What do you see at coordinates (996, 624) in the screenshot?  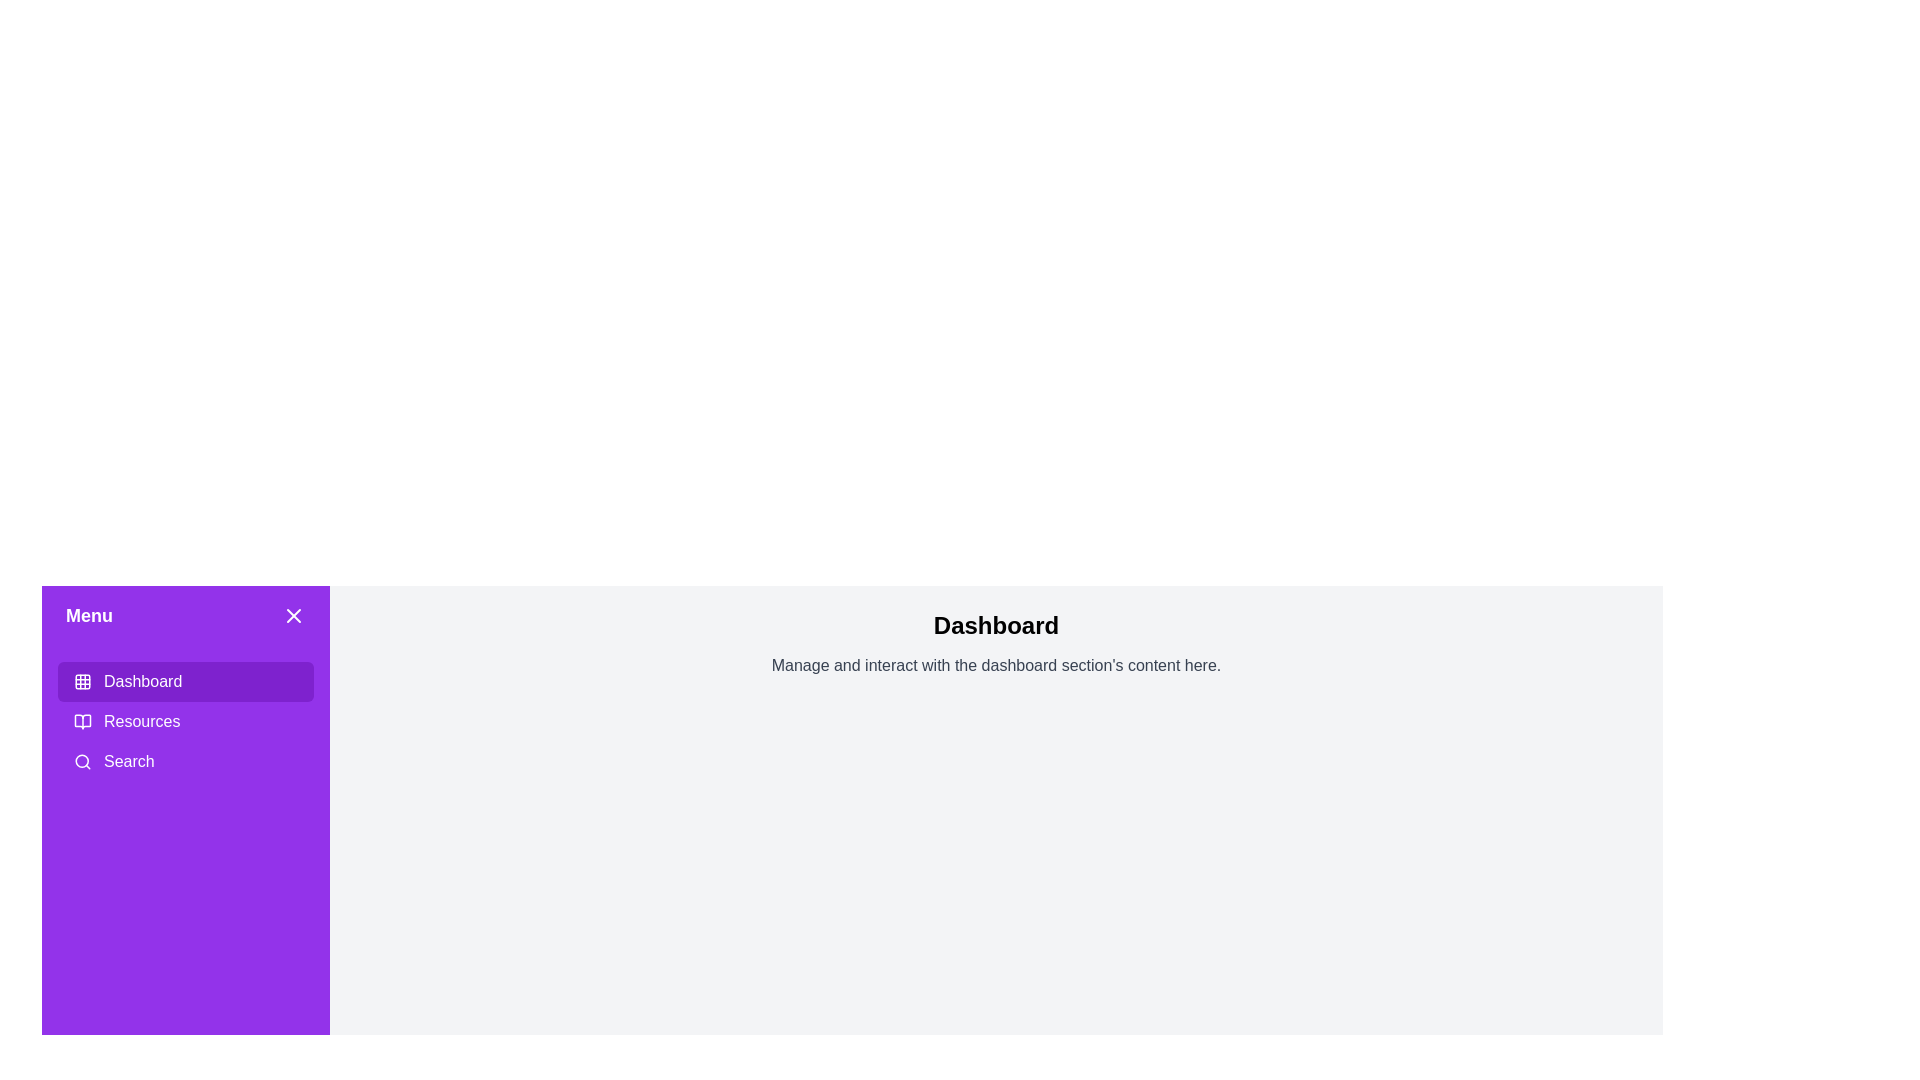 I see `the title text element that serves as the header for the associated section, positioned directly above the descriptive text` at bounding box center [996, 624].